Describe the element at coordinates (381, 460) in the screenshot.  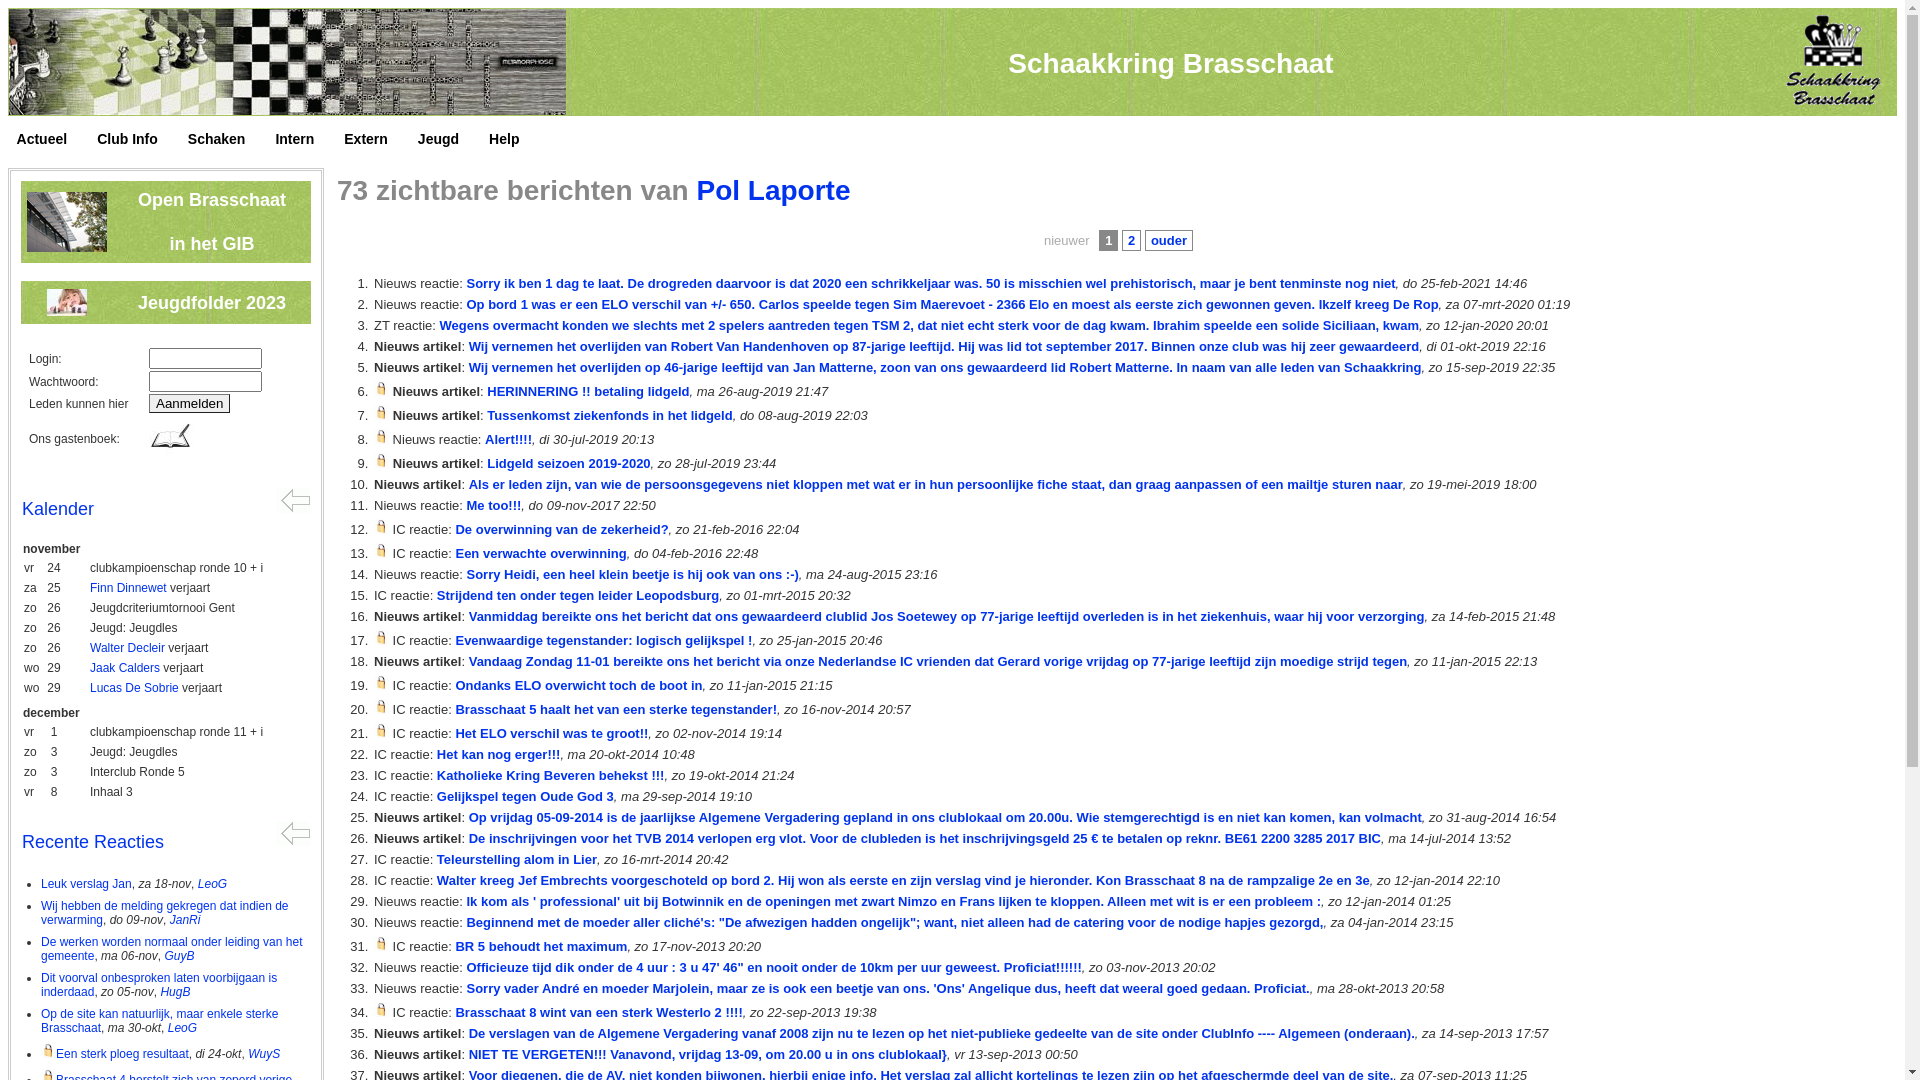
I see `'Enkel zichtbaar voor clubleden'` at that location.